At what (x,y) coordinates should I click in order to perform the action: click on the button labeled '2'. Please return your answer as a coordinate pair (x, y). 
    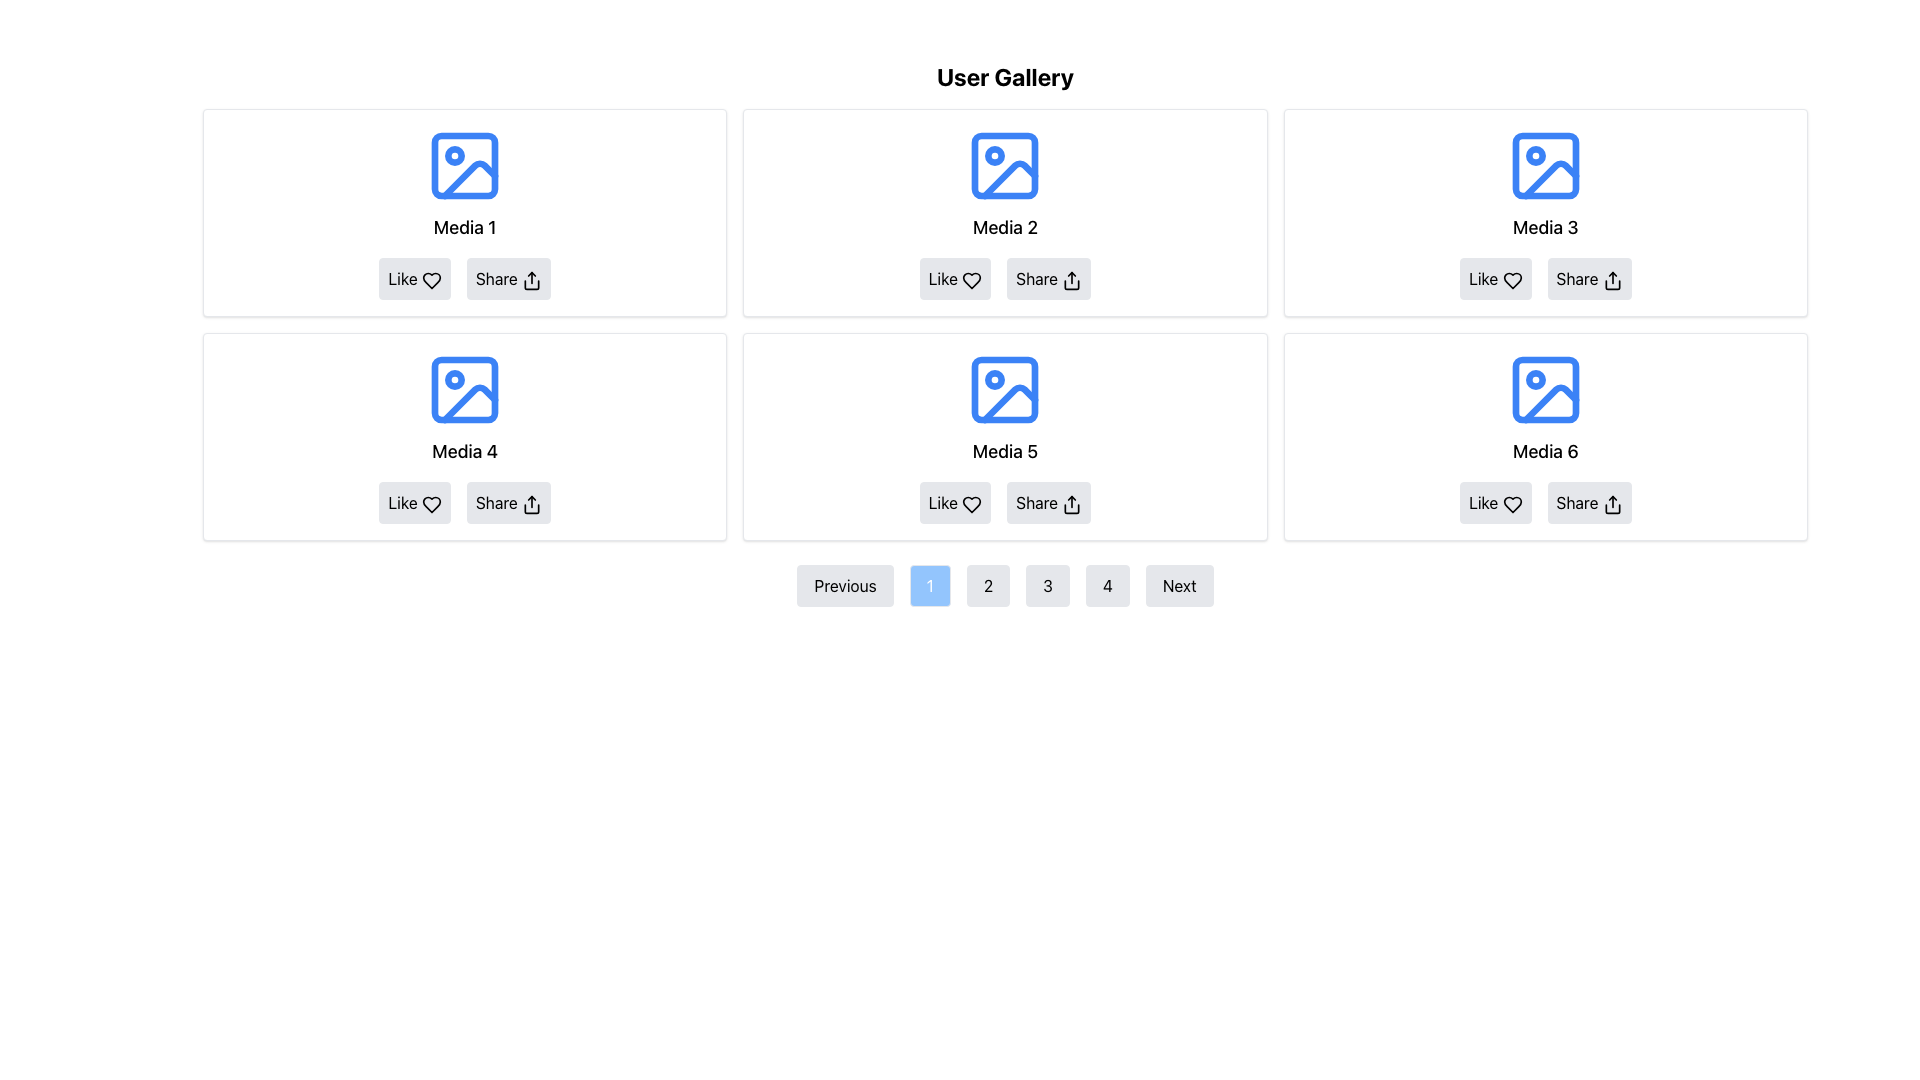
    Looking at the image, I should click on (1005, 585).